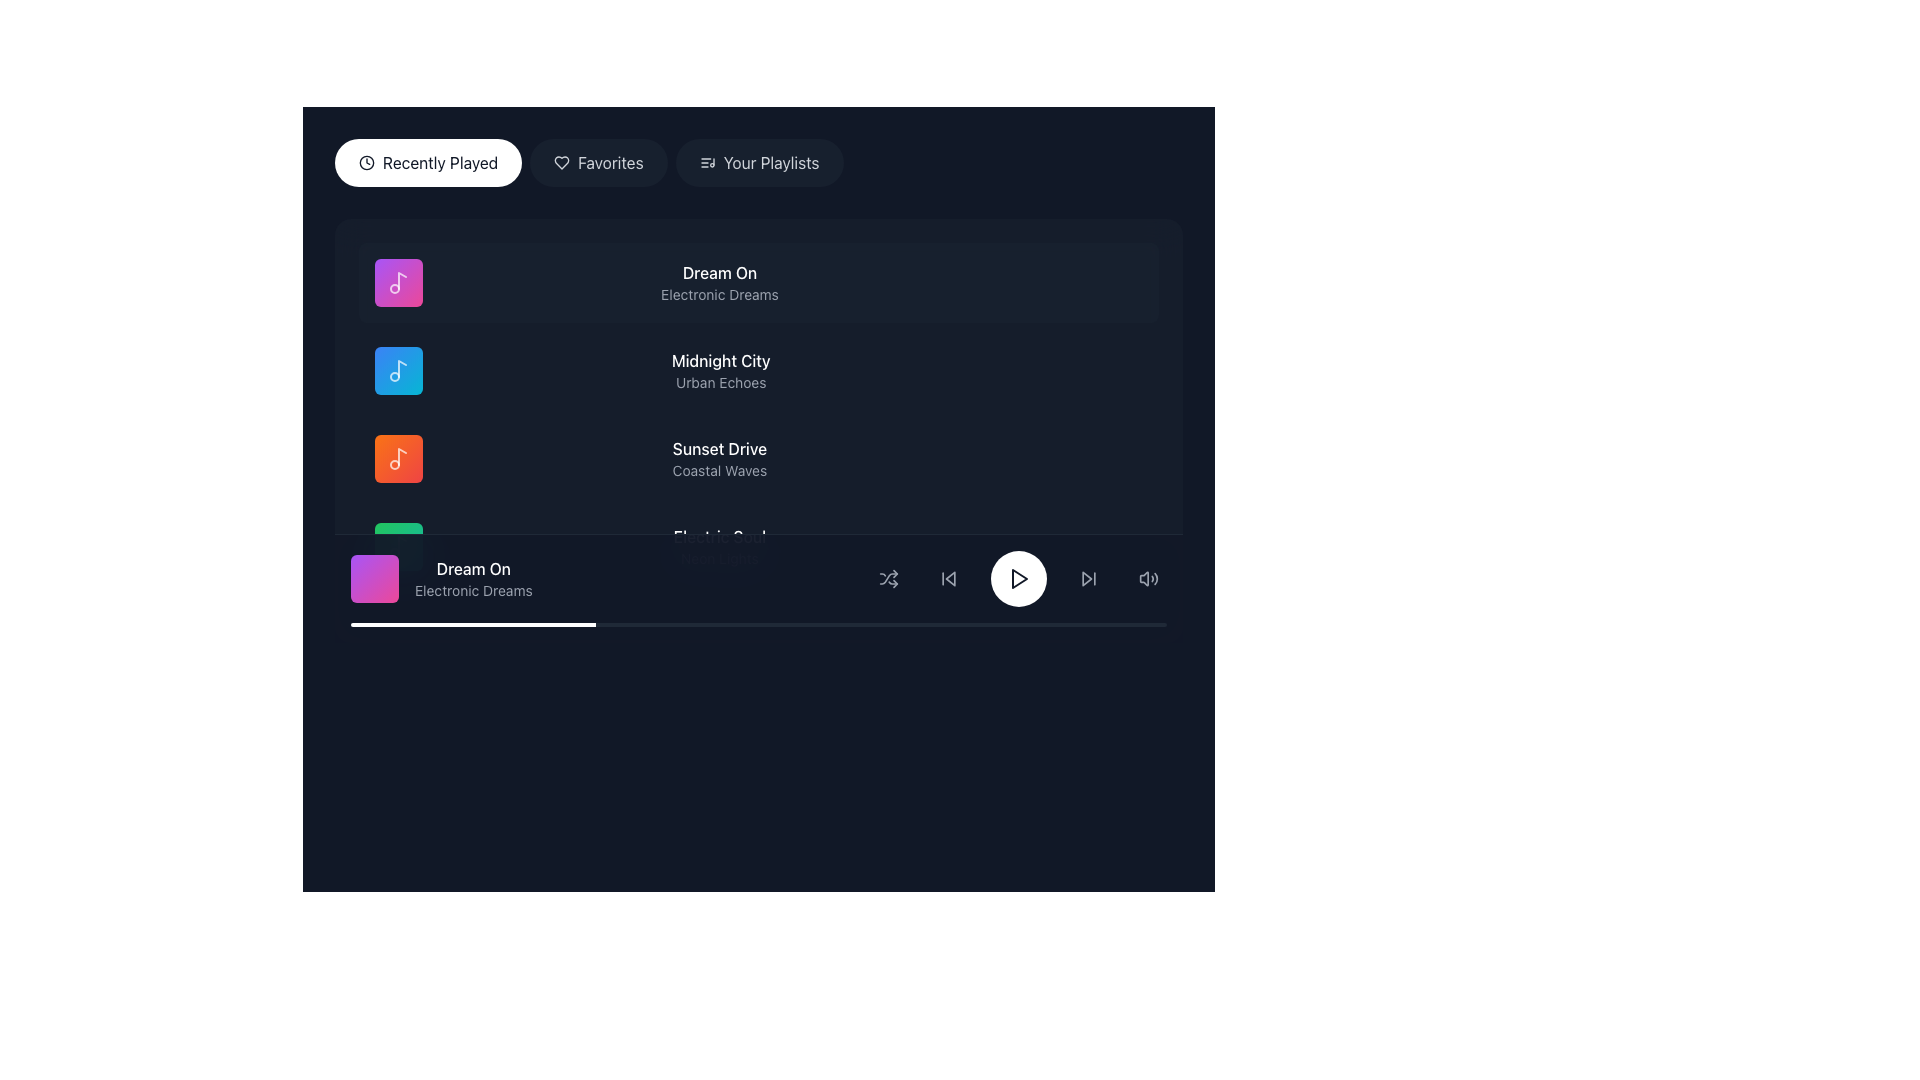  Describe the element at coordinates (757, 578) in the screenshot. I see `the Media Control Bar` at that location.